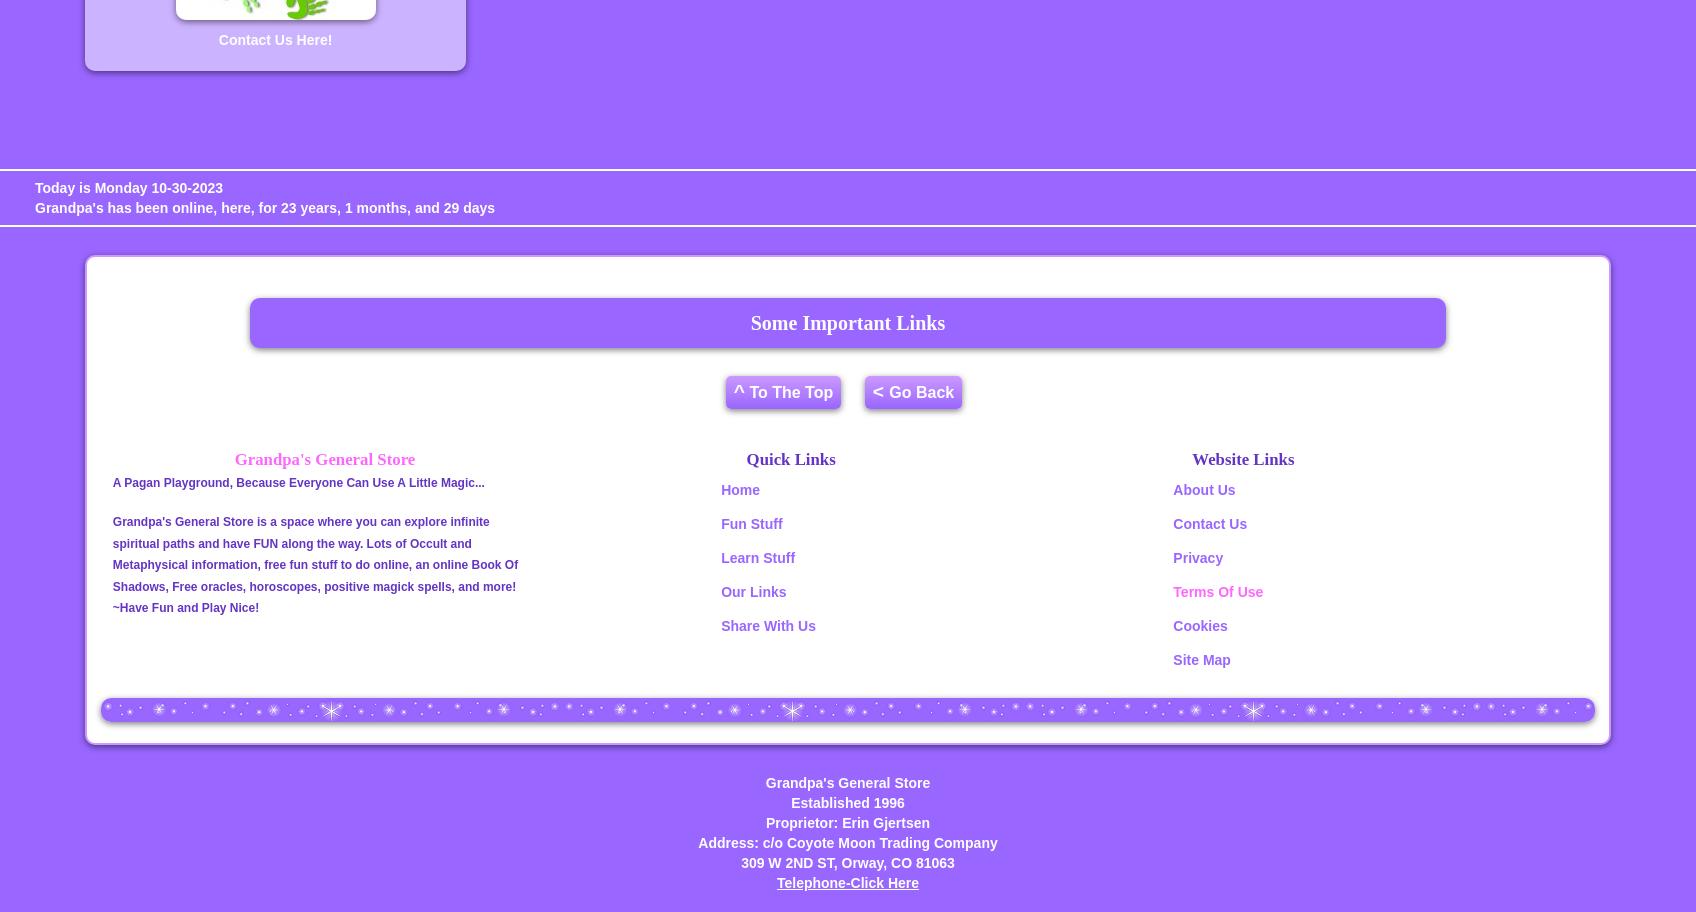  Describe the element at coordinates (185, 608) in the screenshot. I see `'~Have Fun and Play Nice!'` at that location.